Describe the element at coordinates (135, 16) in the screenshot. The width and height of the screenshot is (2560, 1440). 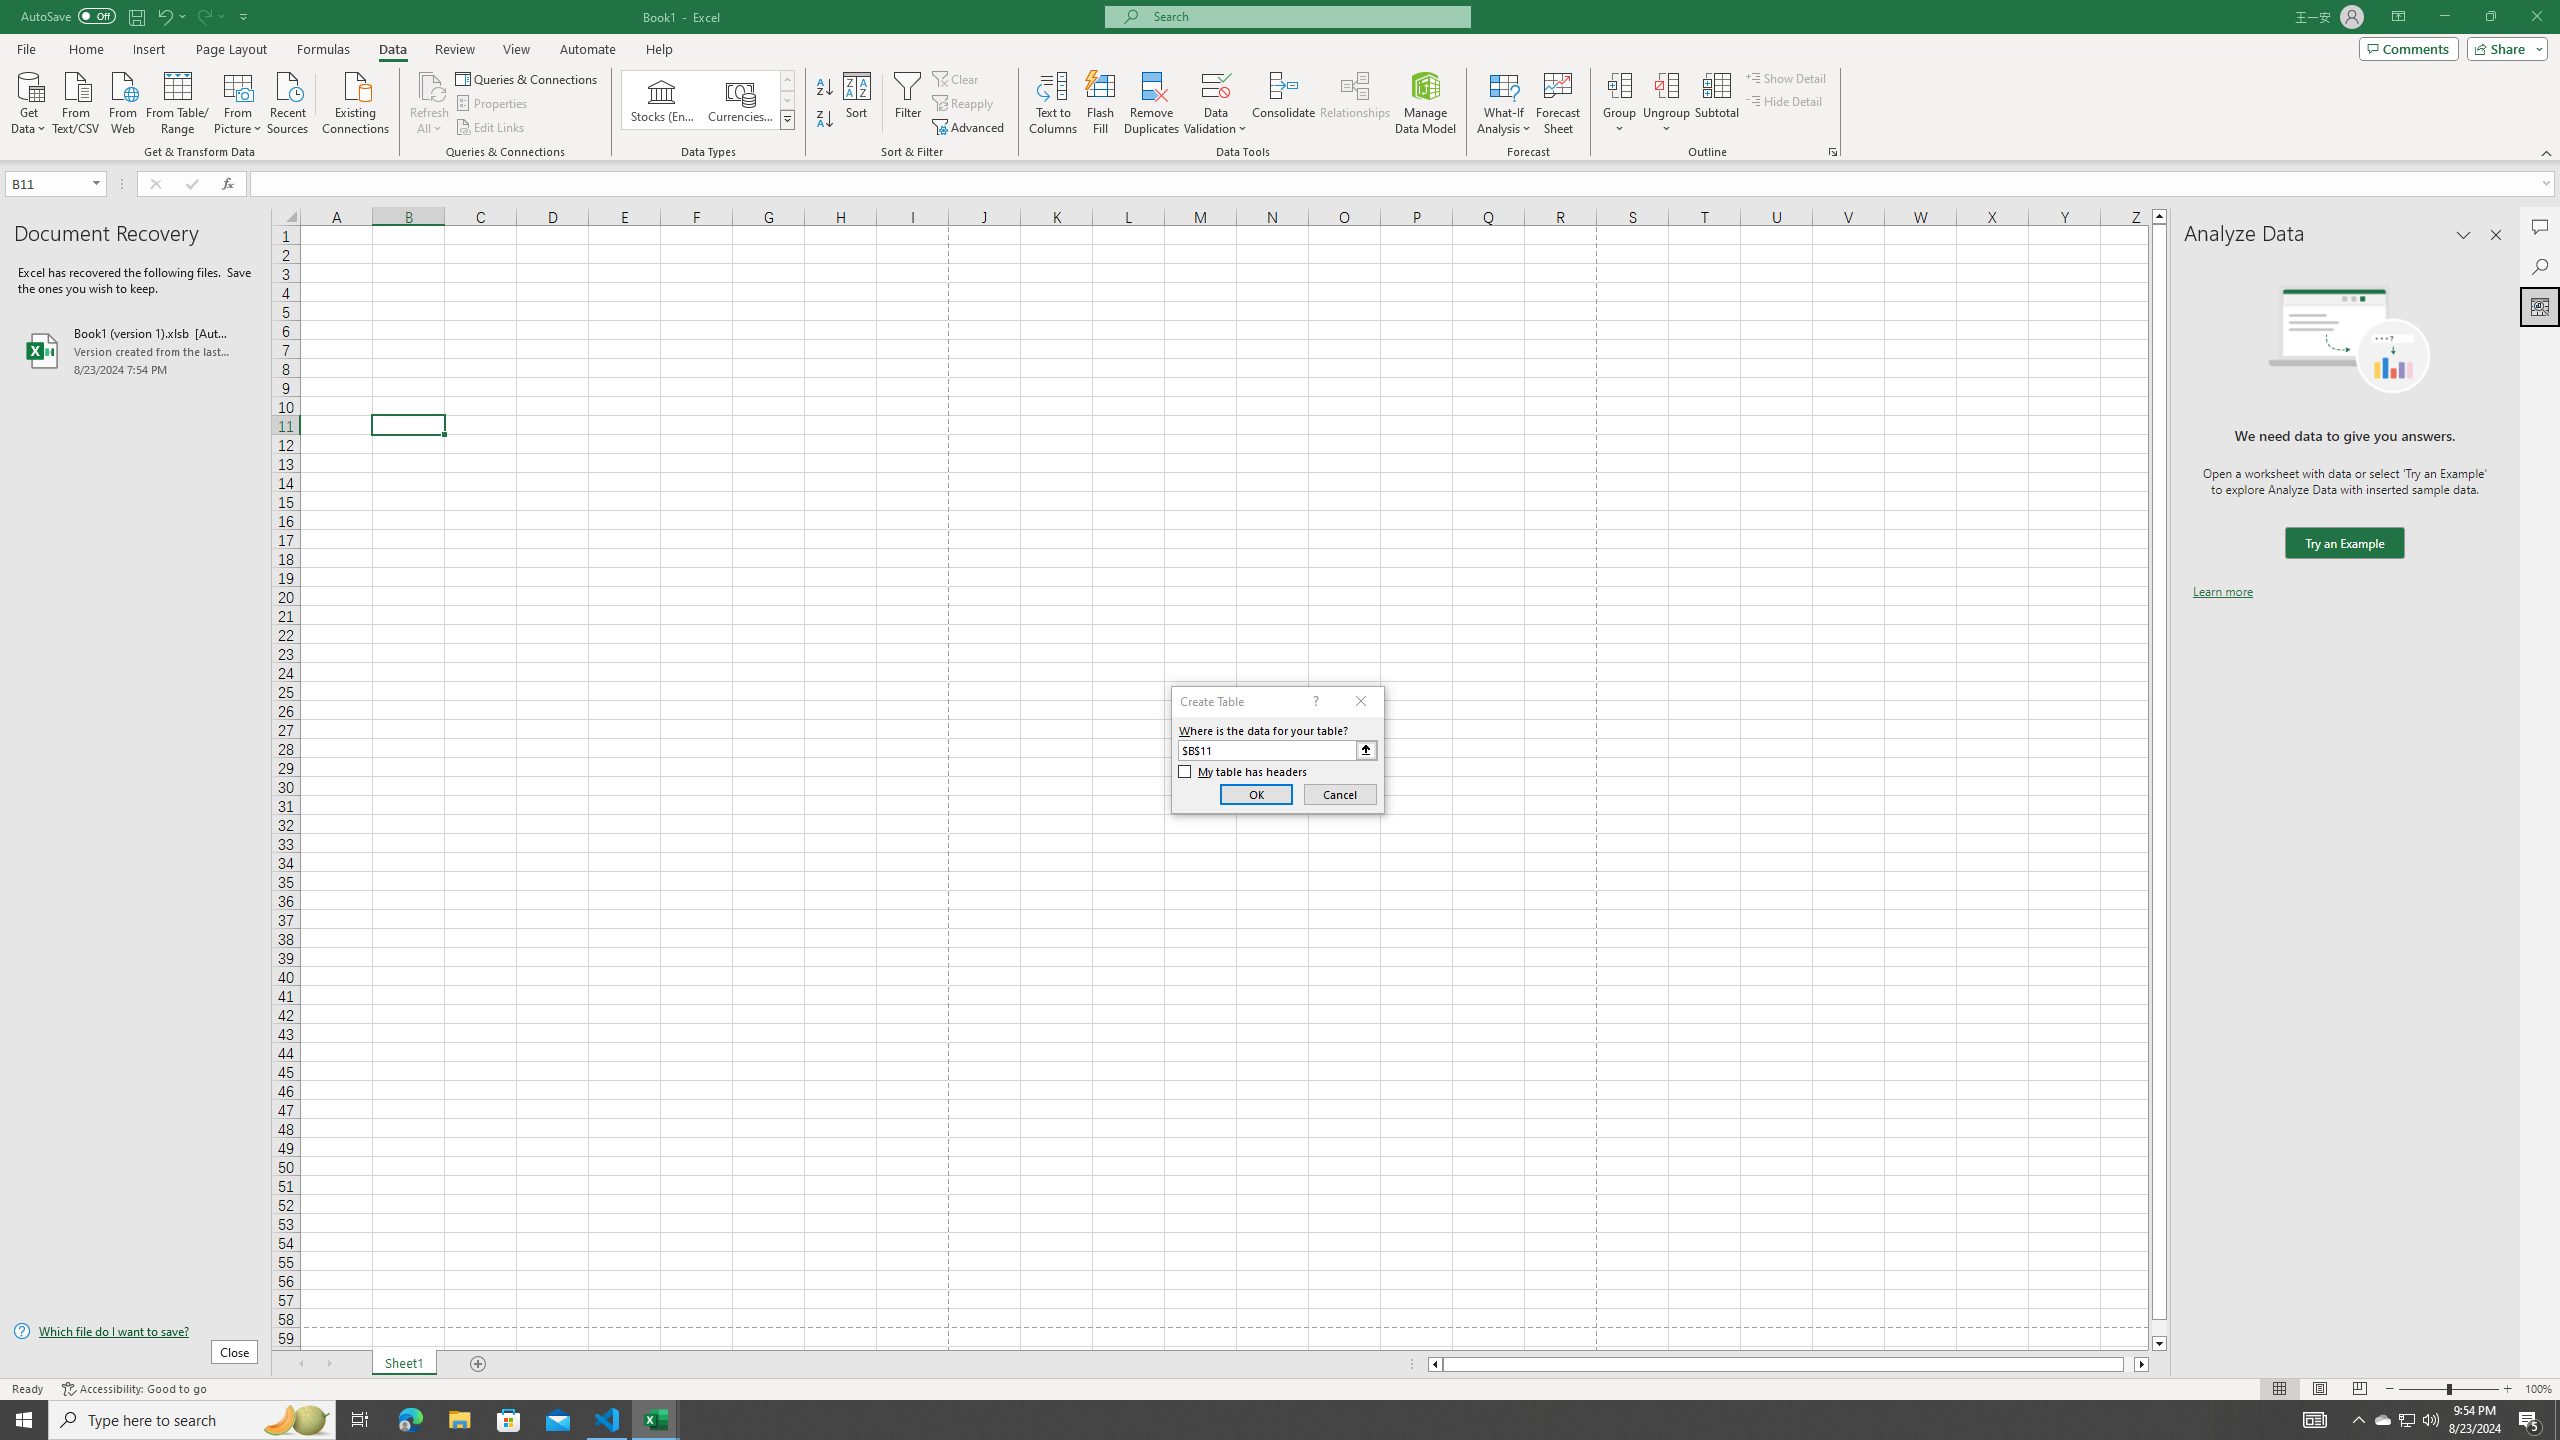
I see `'Quick Access Toolbar'` at that location.